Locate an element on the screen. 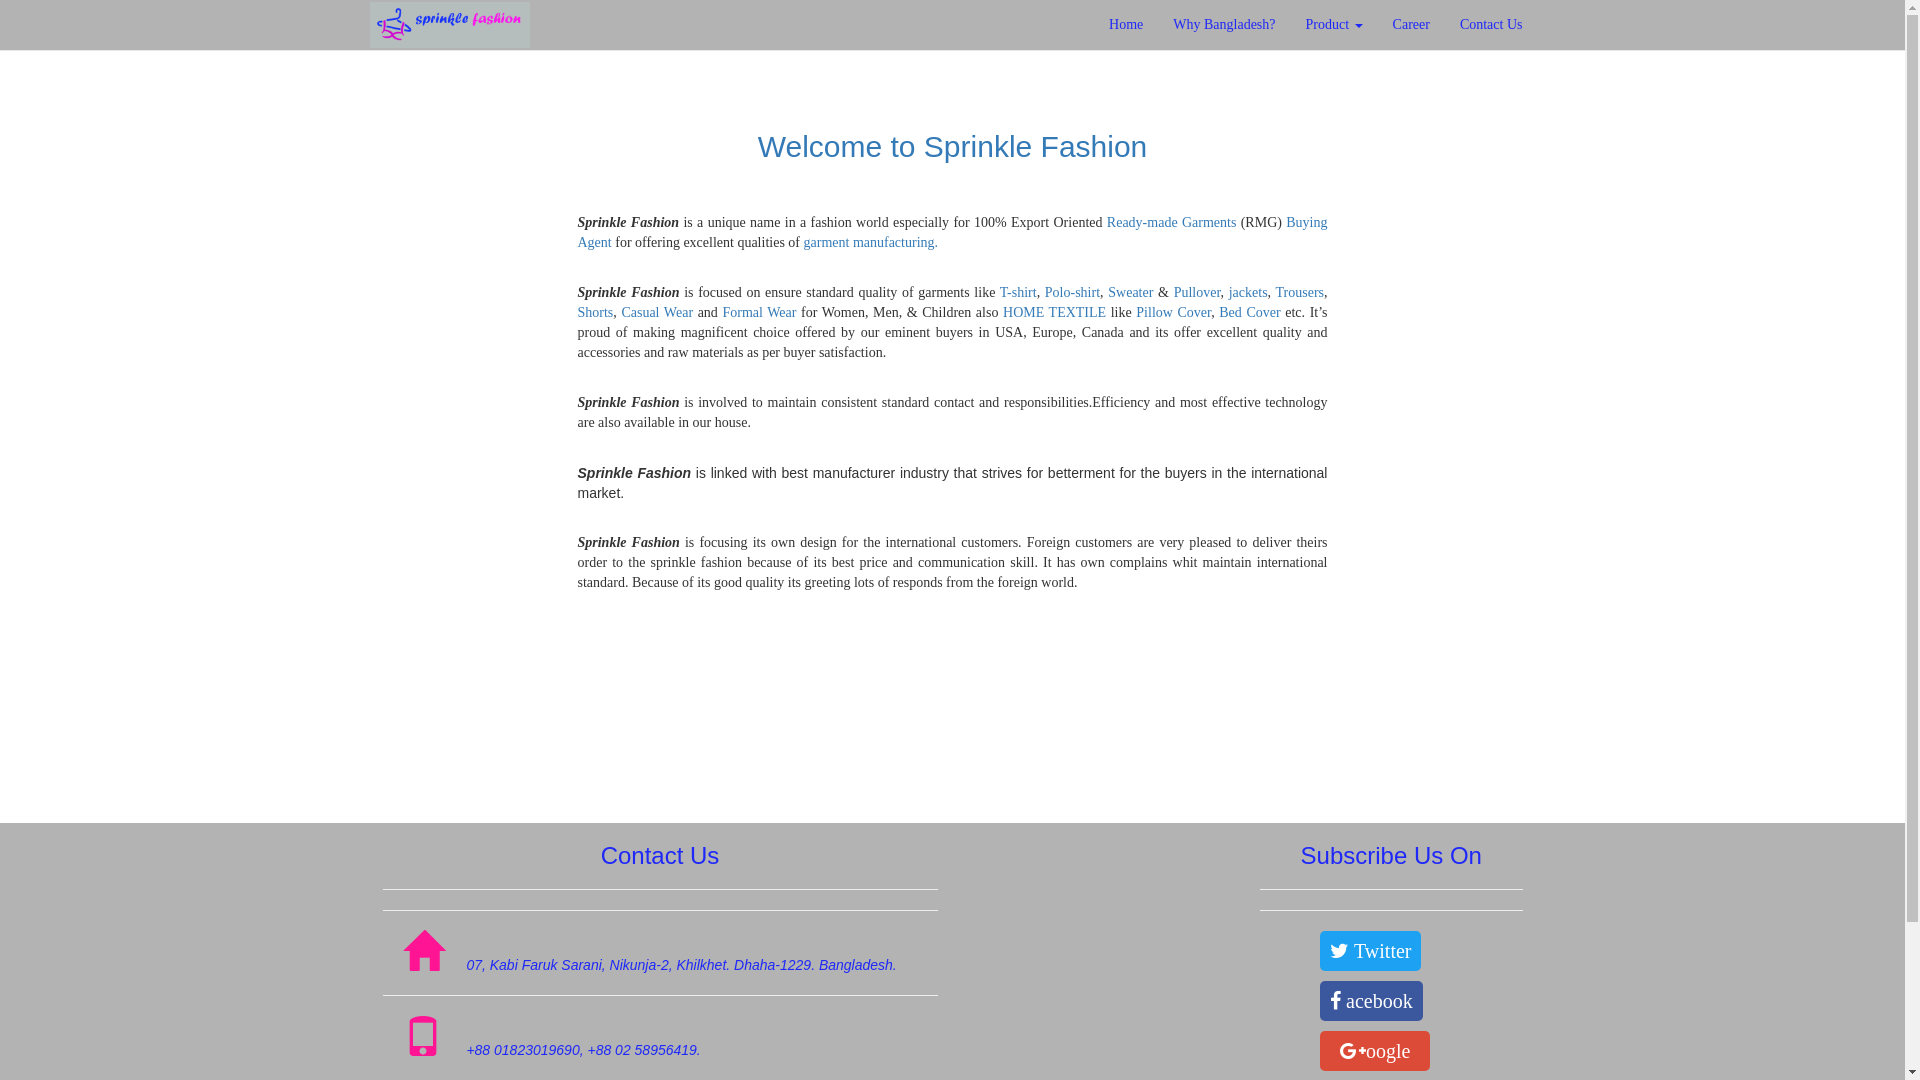 The width and height of the screenshot is (1920, 1080). 'Buying Agent' is located at coordinates (952, 231).